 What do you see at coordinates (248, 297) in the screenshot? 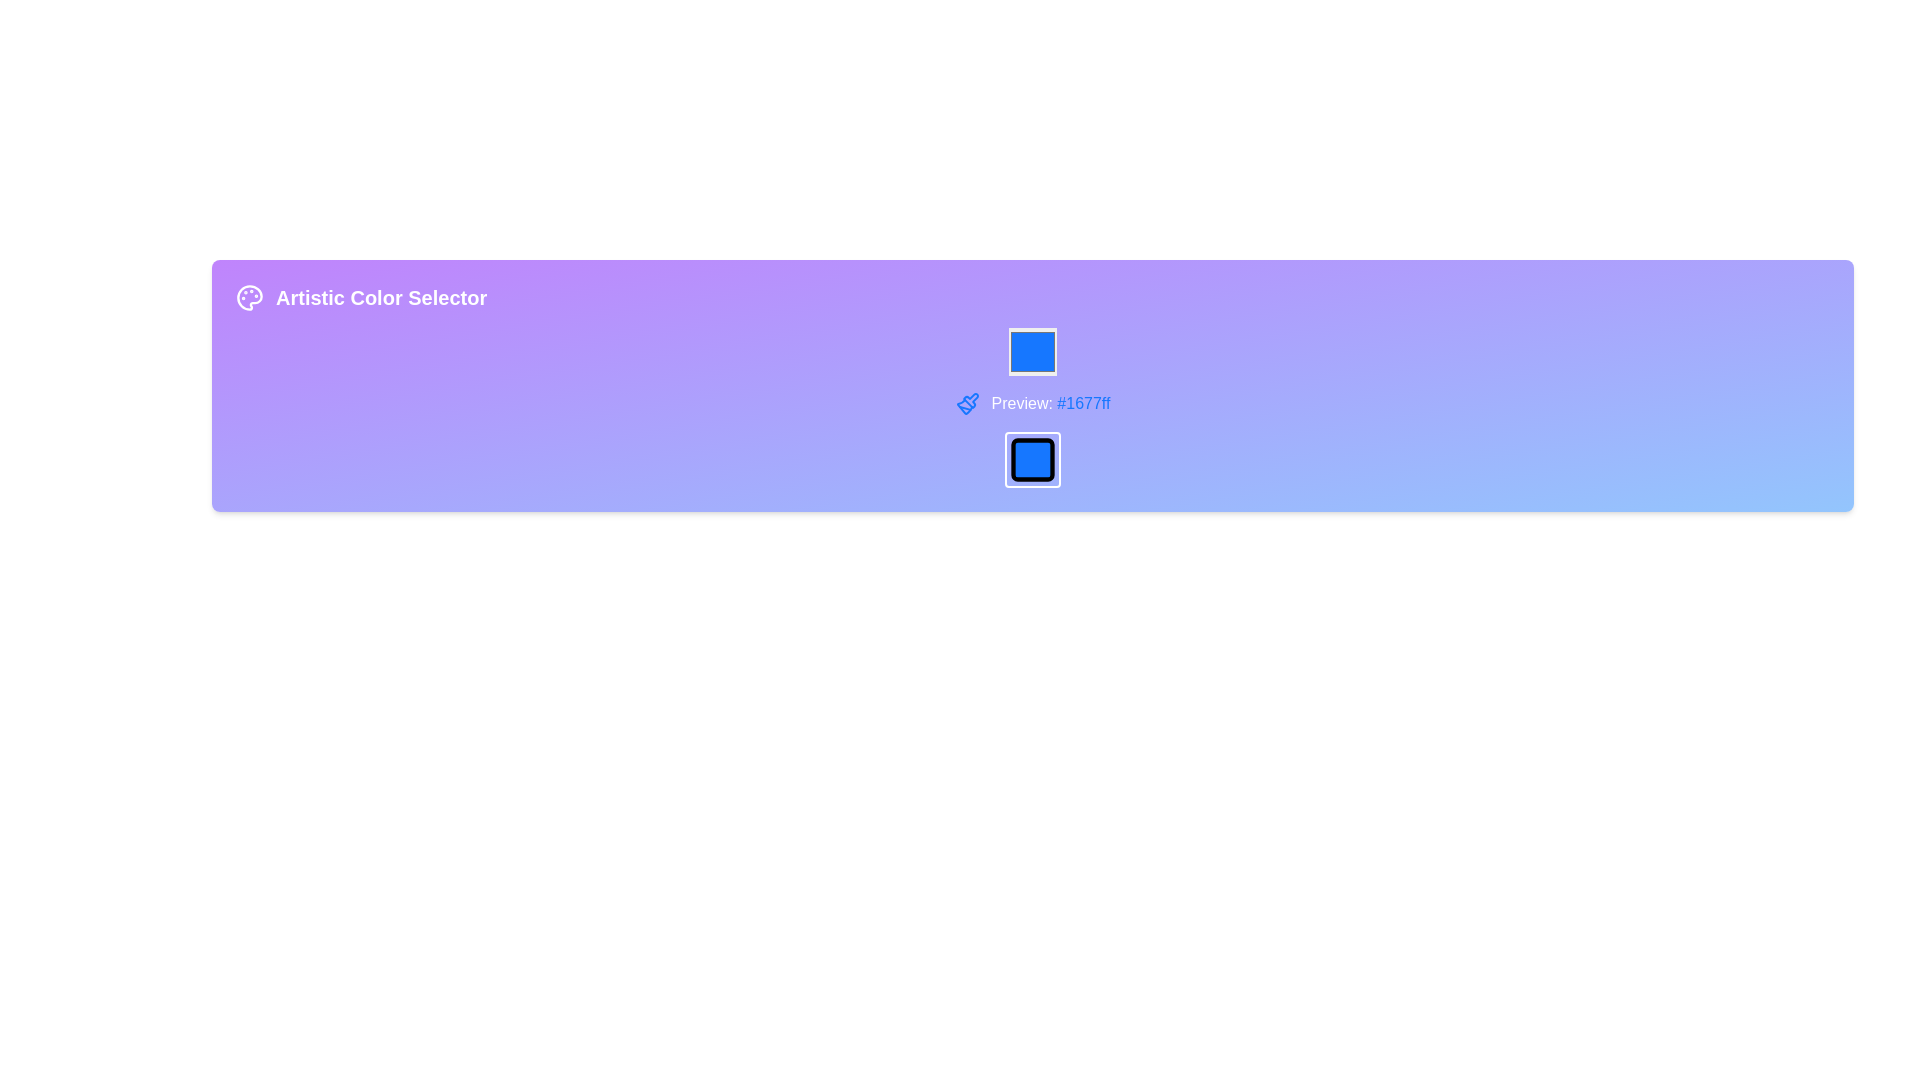
I see `the circular palette icon with a purple background located in the top-left segment of the interface, adjacent to 'Artistic Color Selector'` at bounding box center [248, 297].